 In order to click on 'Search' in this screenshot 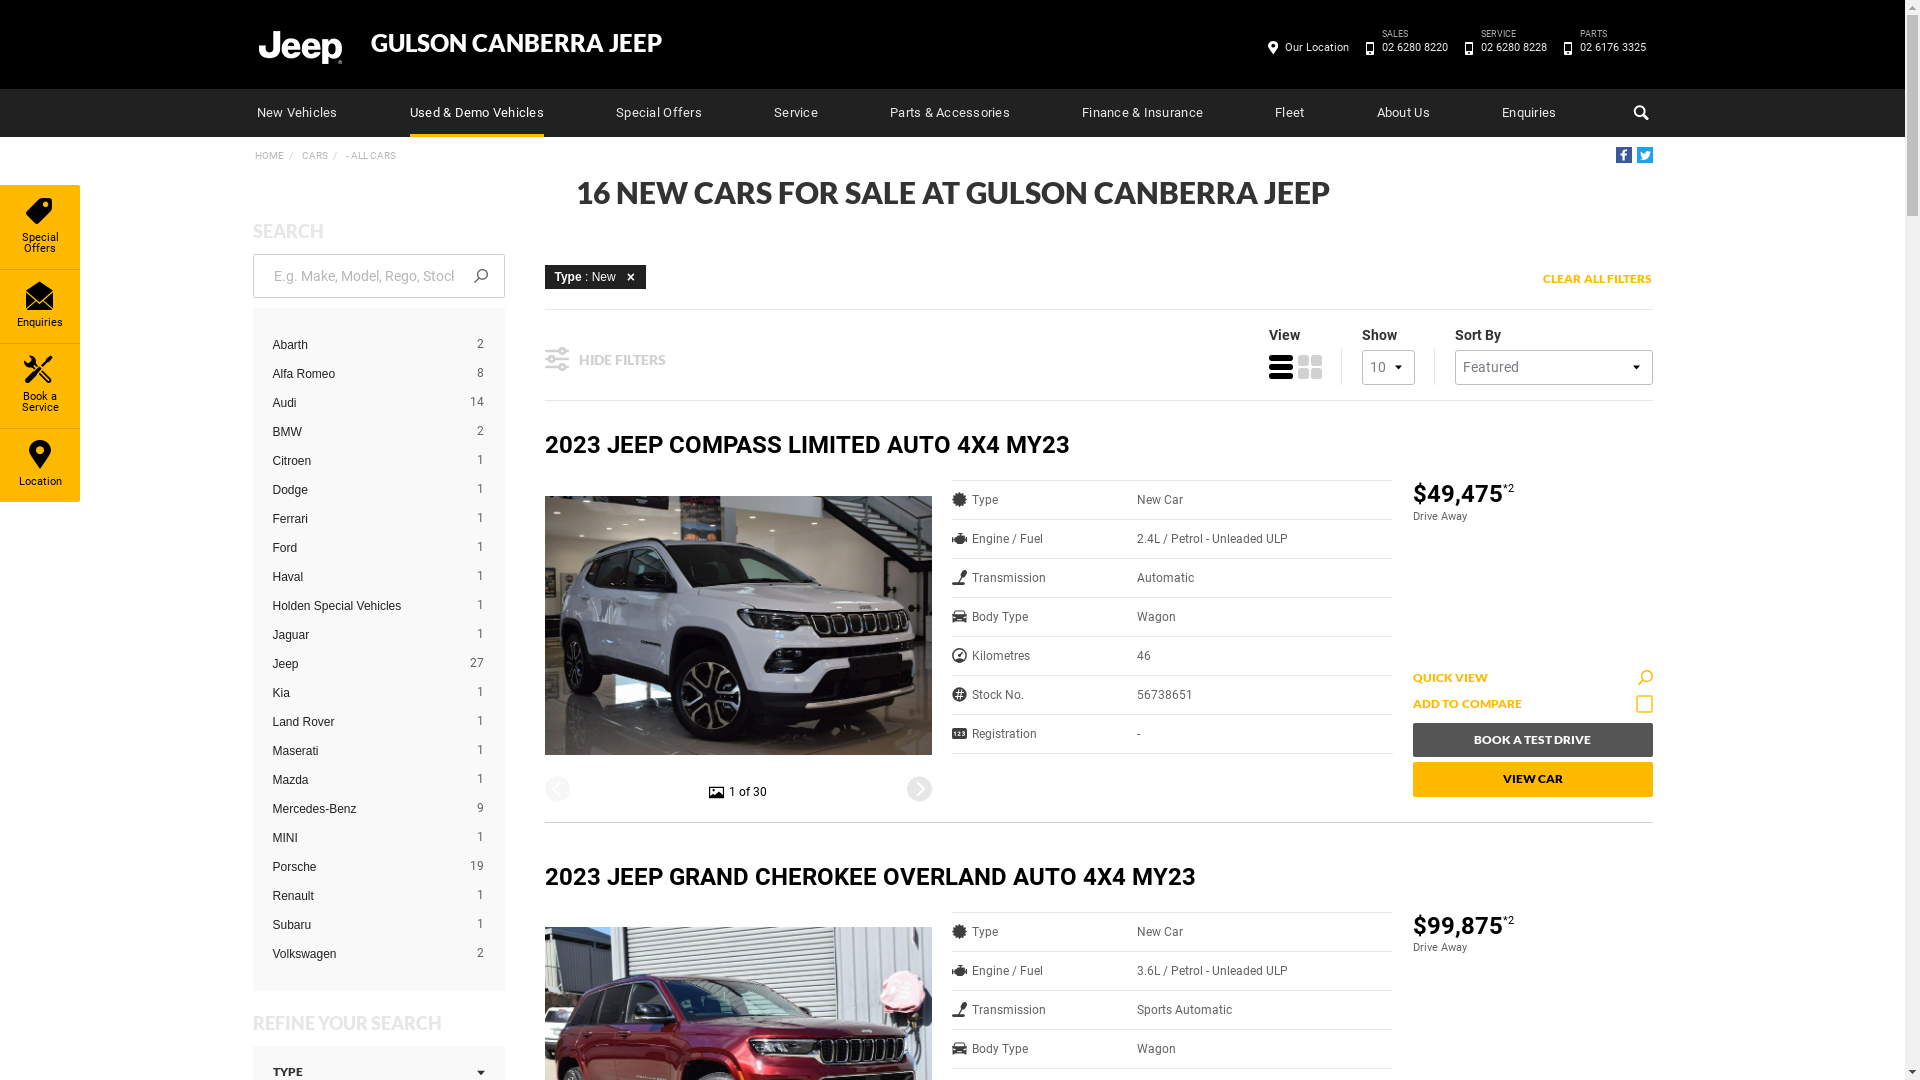, I will do `click(1637, 112)`.